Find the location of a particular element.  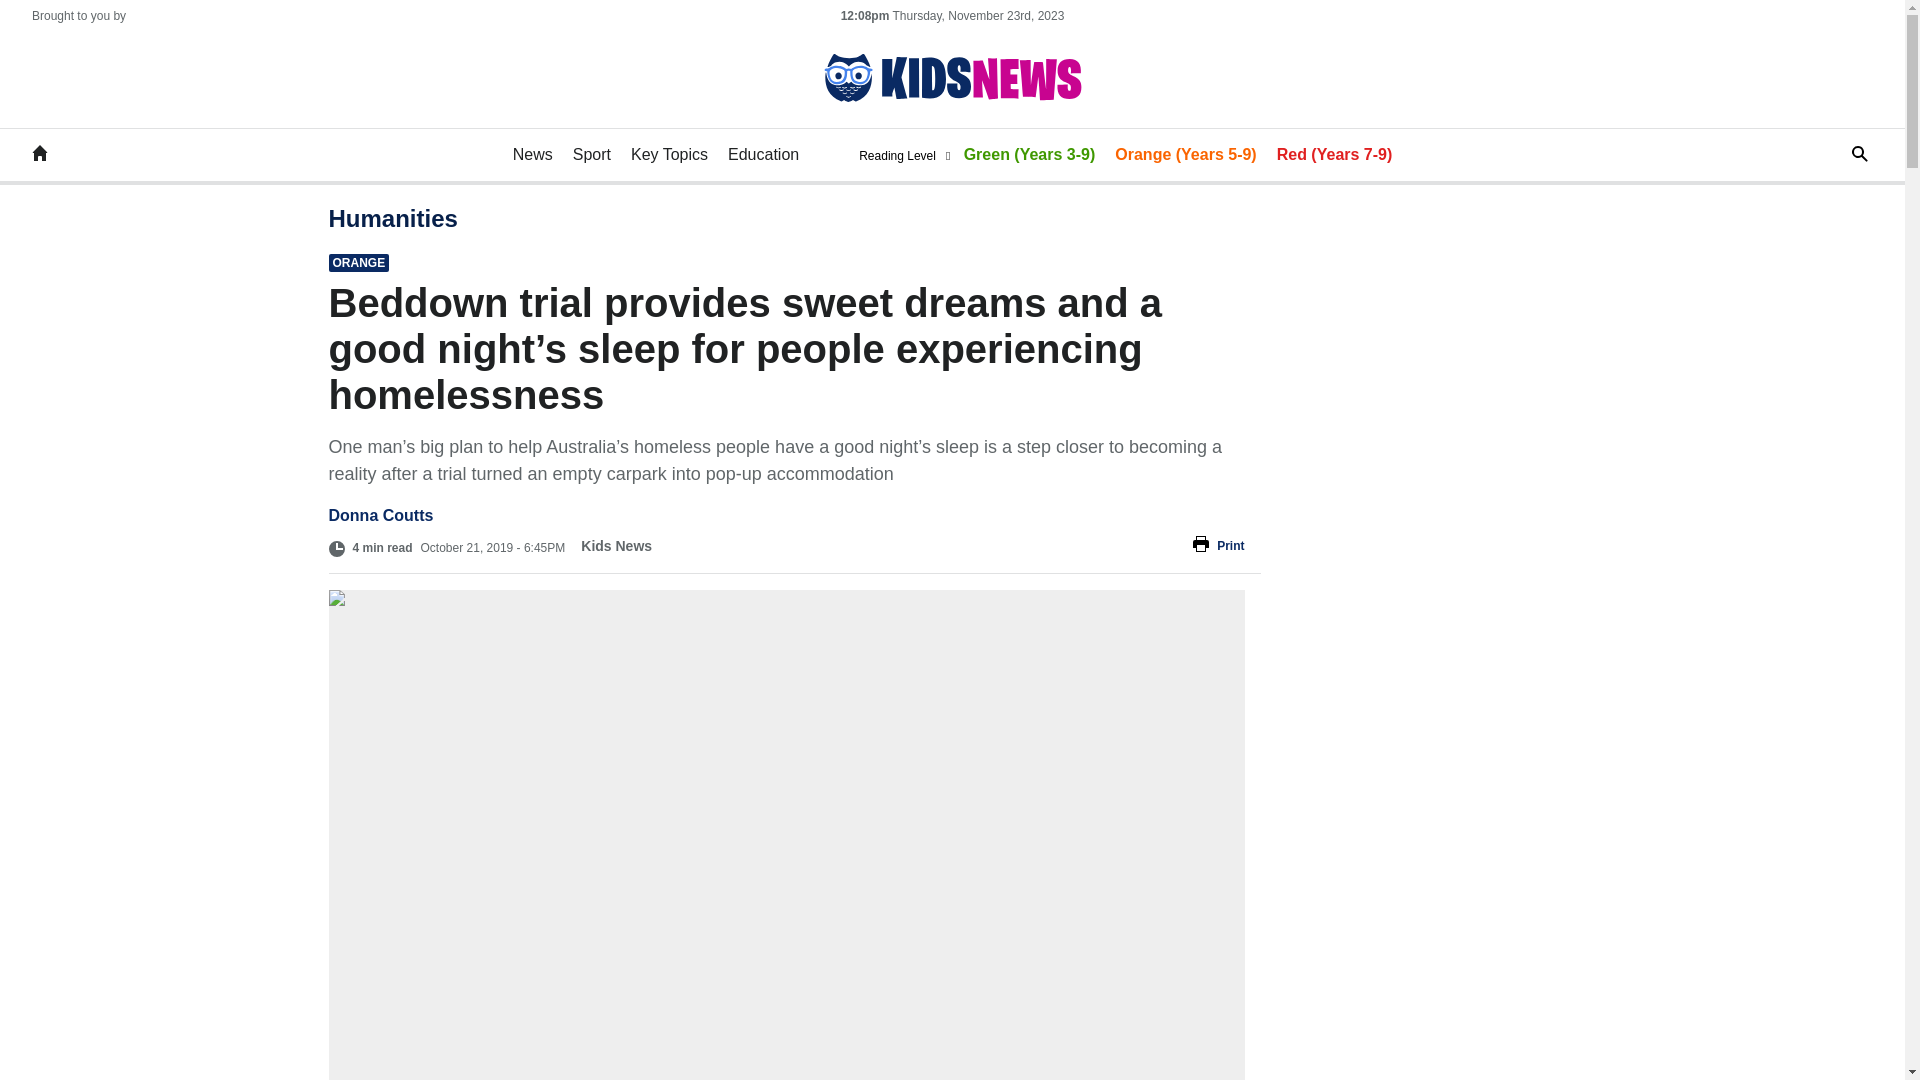

'News' is located at coordinates (503, 153).